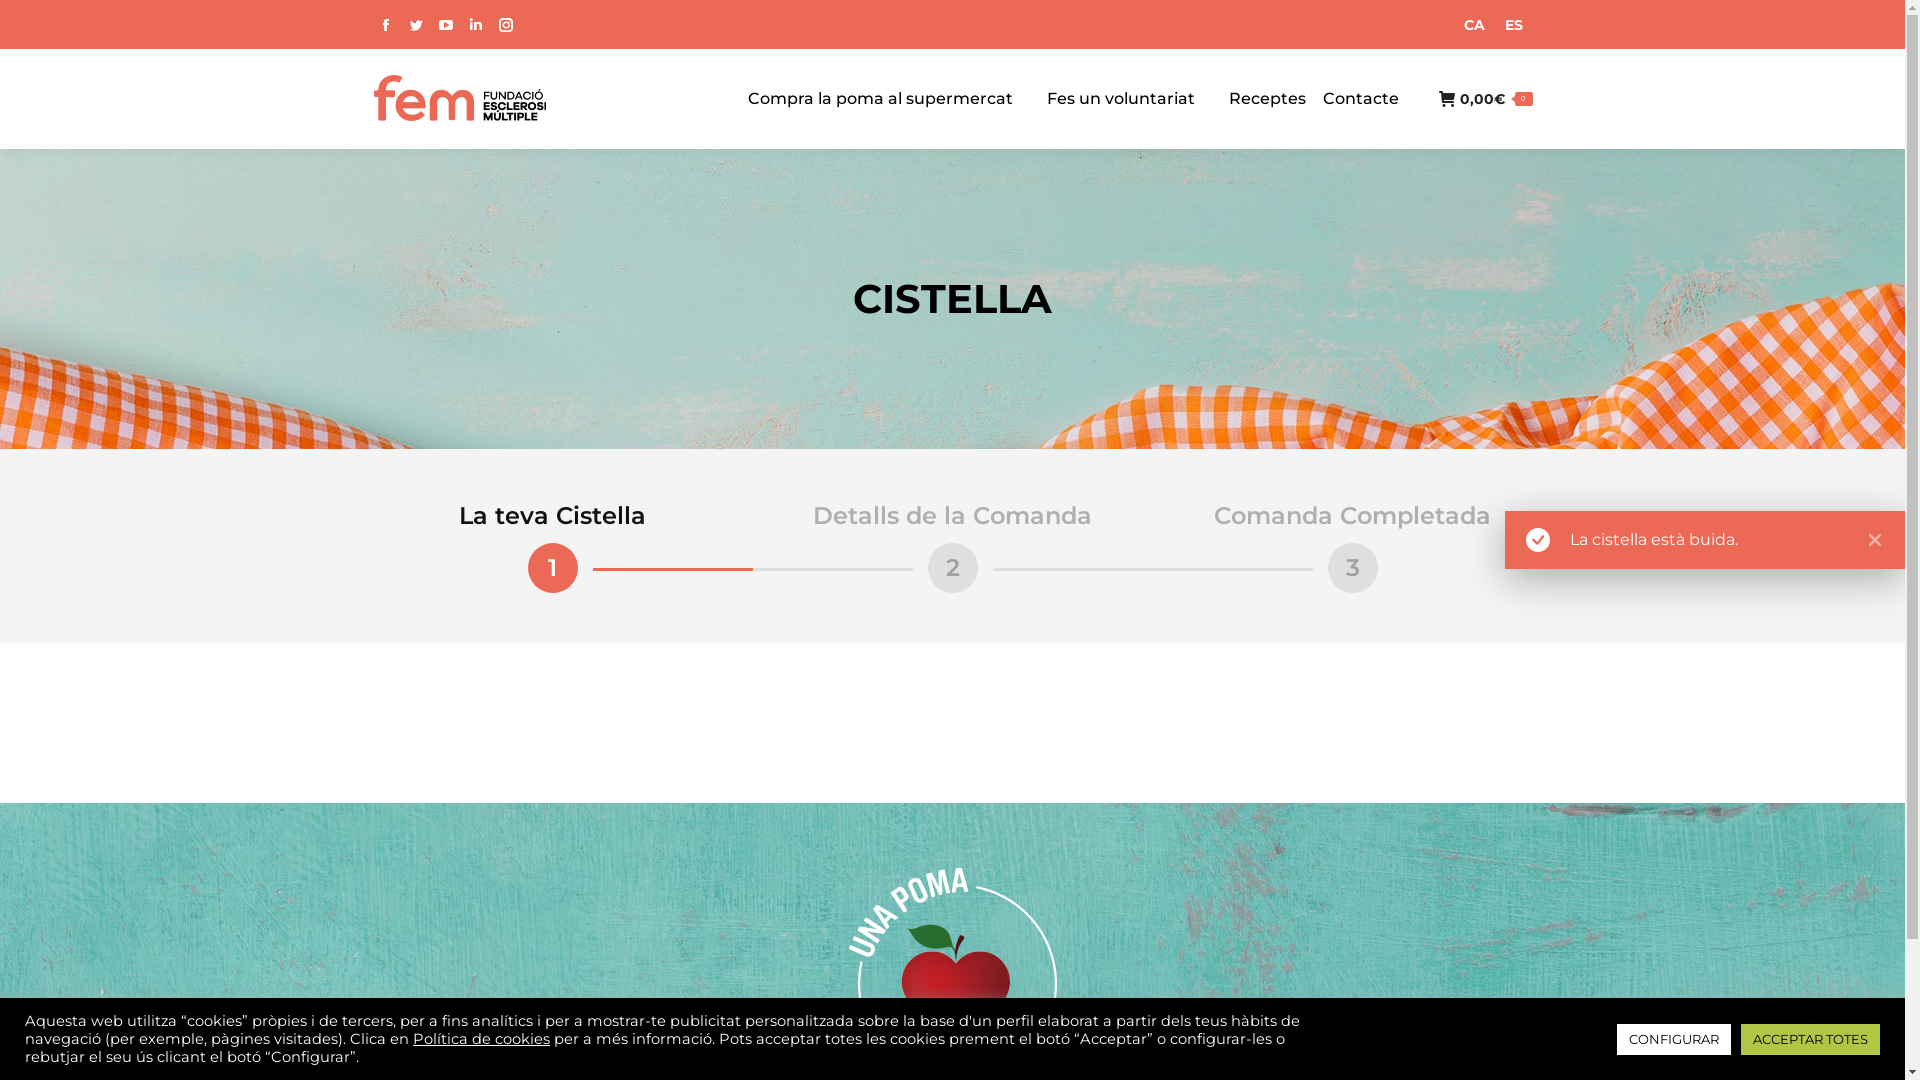 Image resolution: width=1920 pixels, height=1080 pixels. I want to click on 'Linkedin page opens in new window', so click(474, 24).